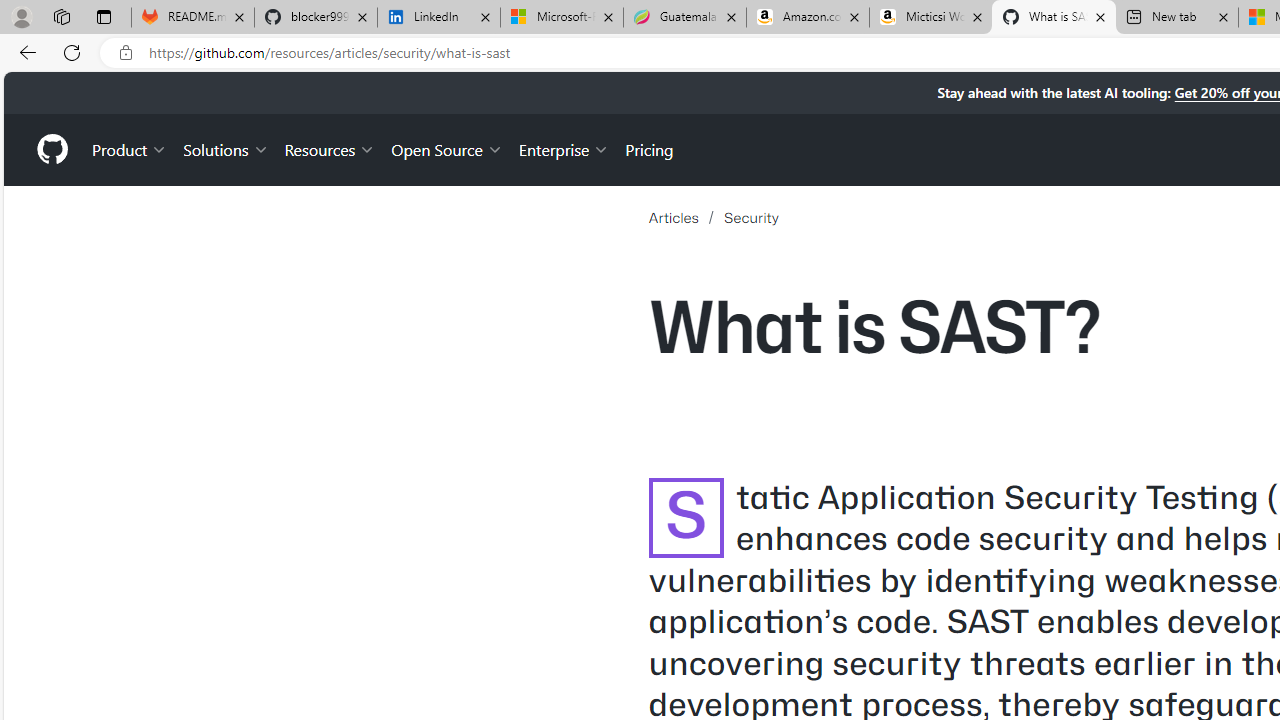 The height and width of the screenshot is (720, 1280). I want to click on 'Security', so click(750, 217).